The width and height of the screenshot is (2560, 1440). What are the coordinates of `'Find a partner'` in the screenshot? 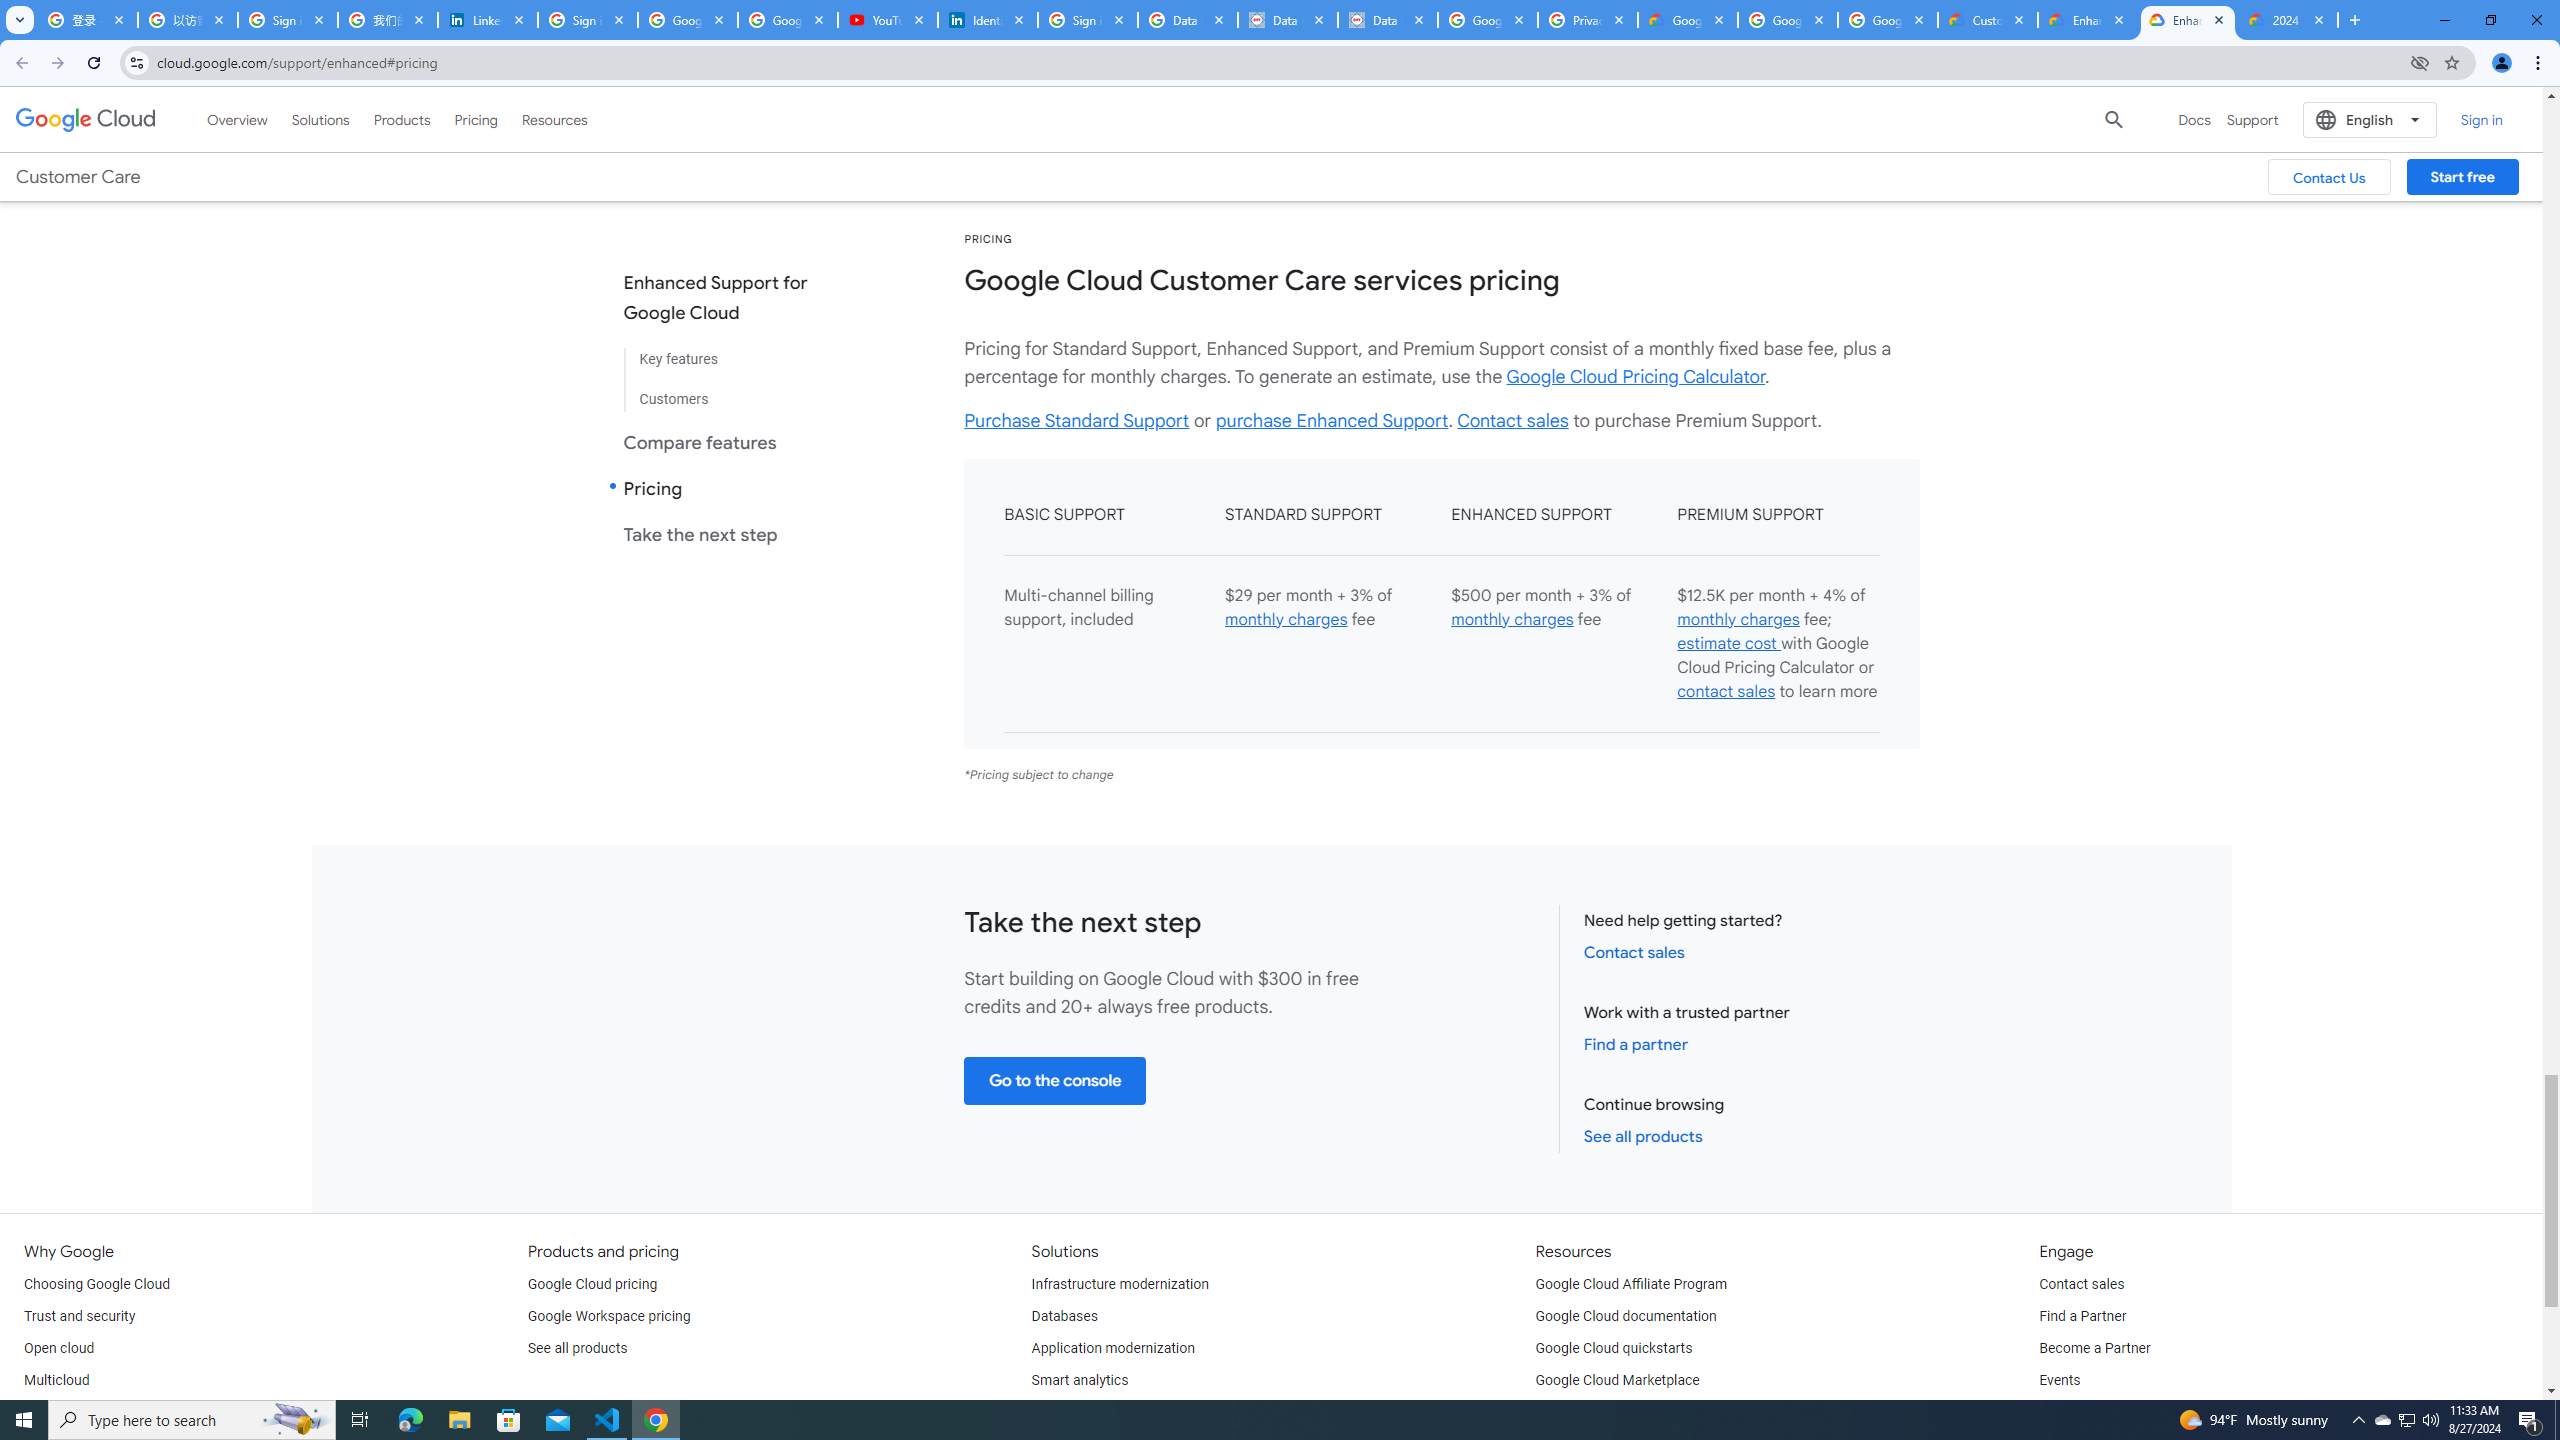 It's located at (1634, 1043).